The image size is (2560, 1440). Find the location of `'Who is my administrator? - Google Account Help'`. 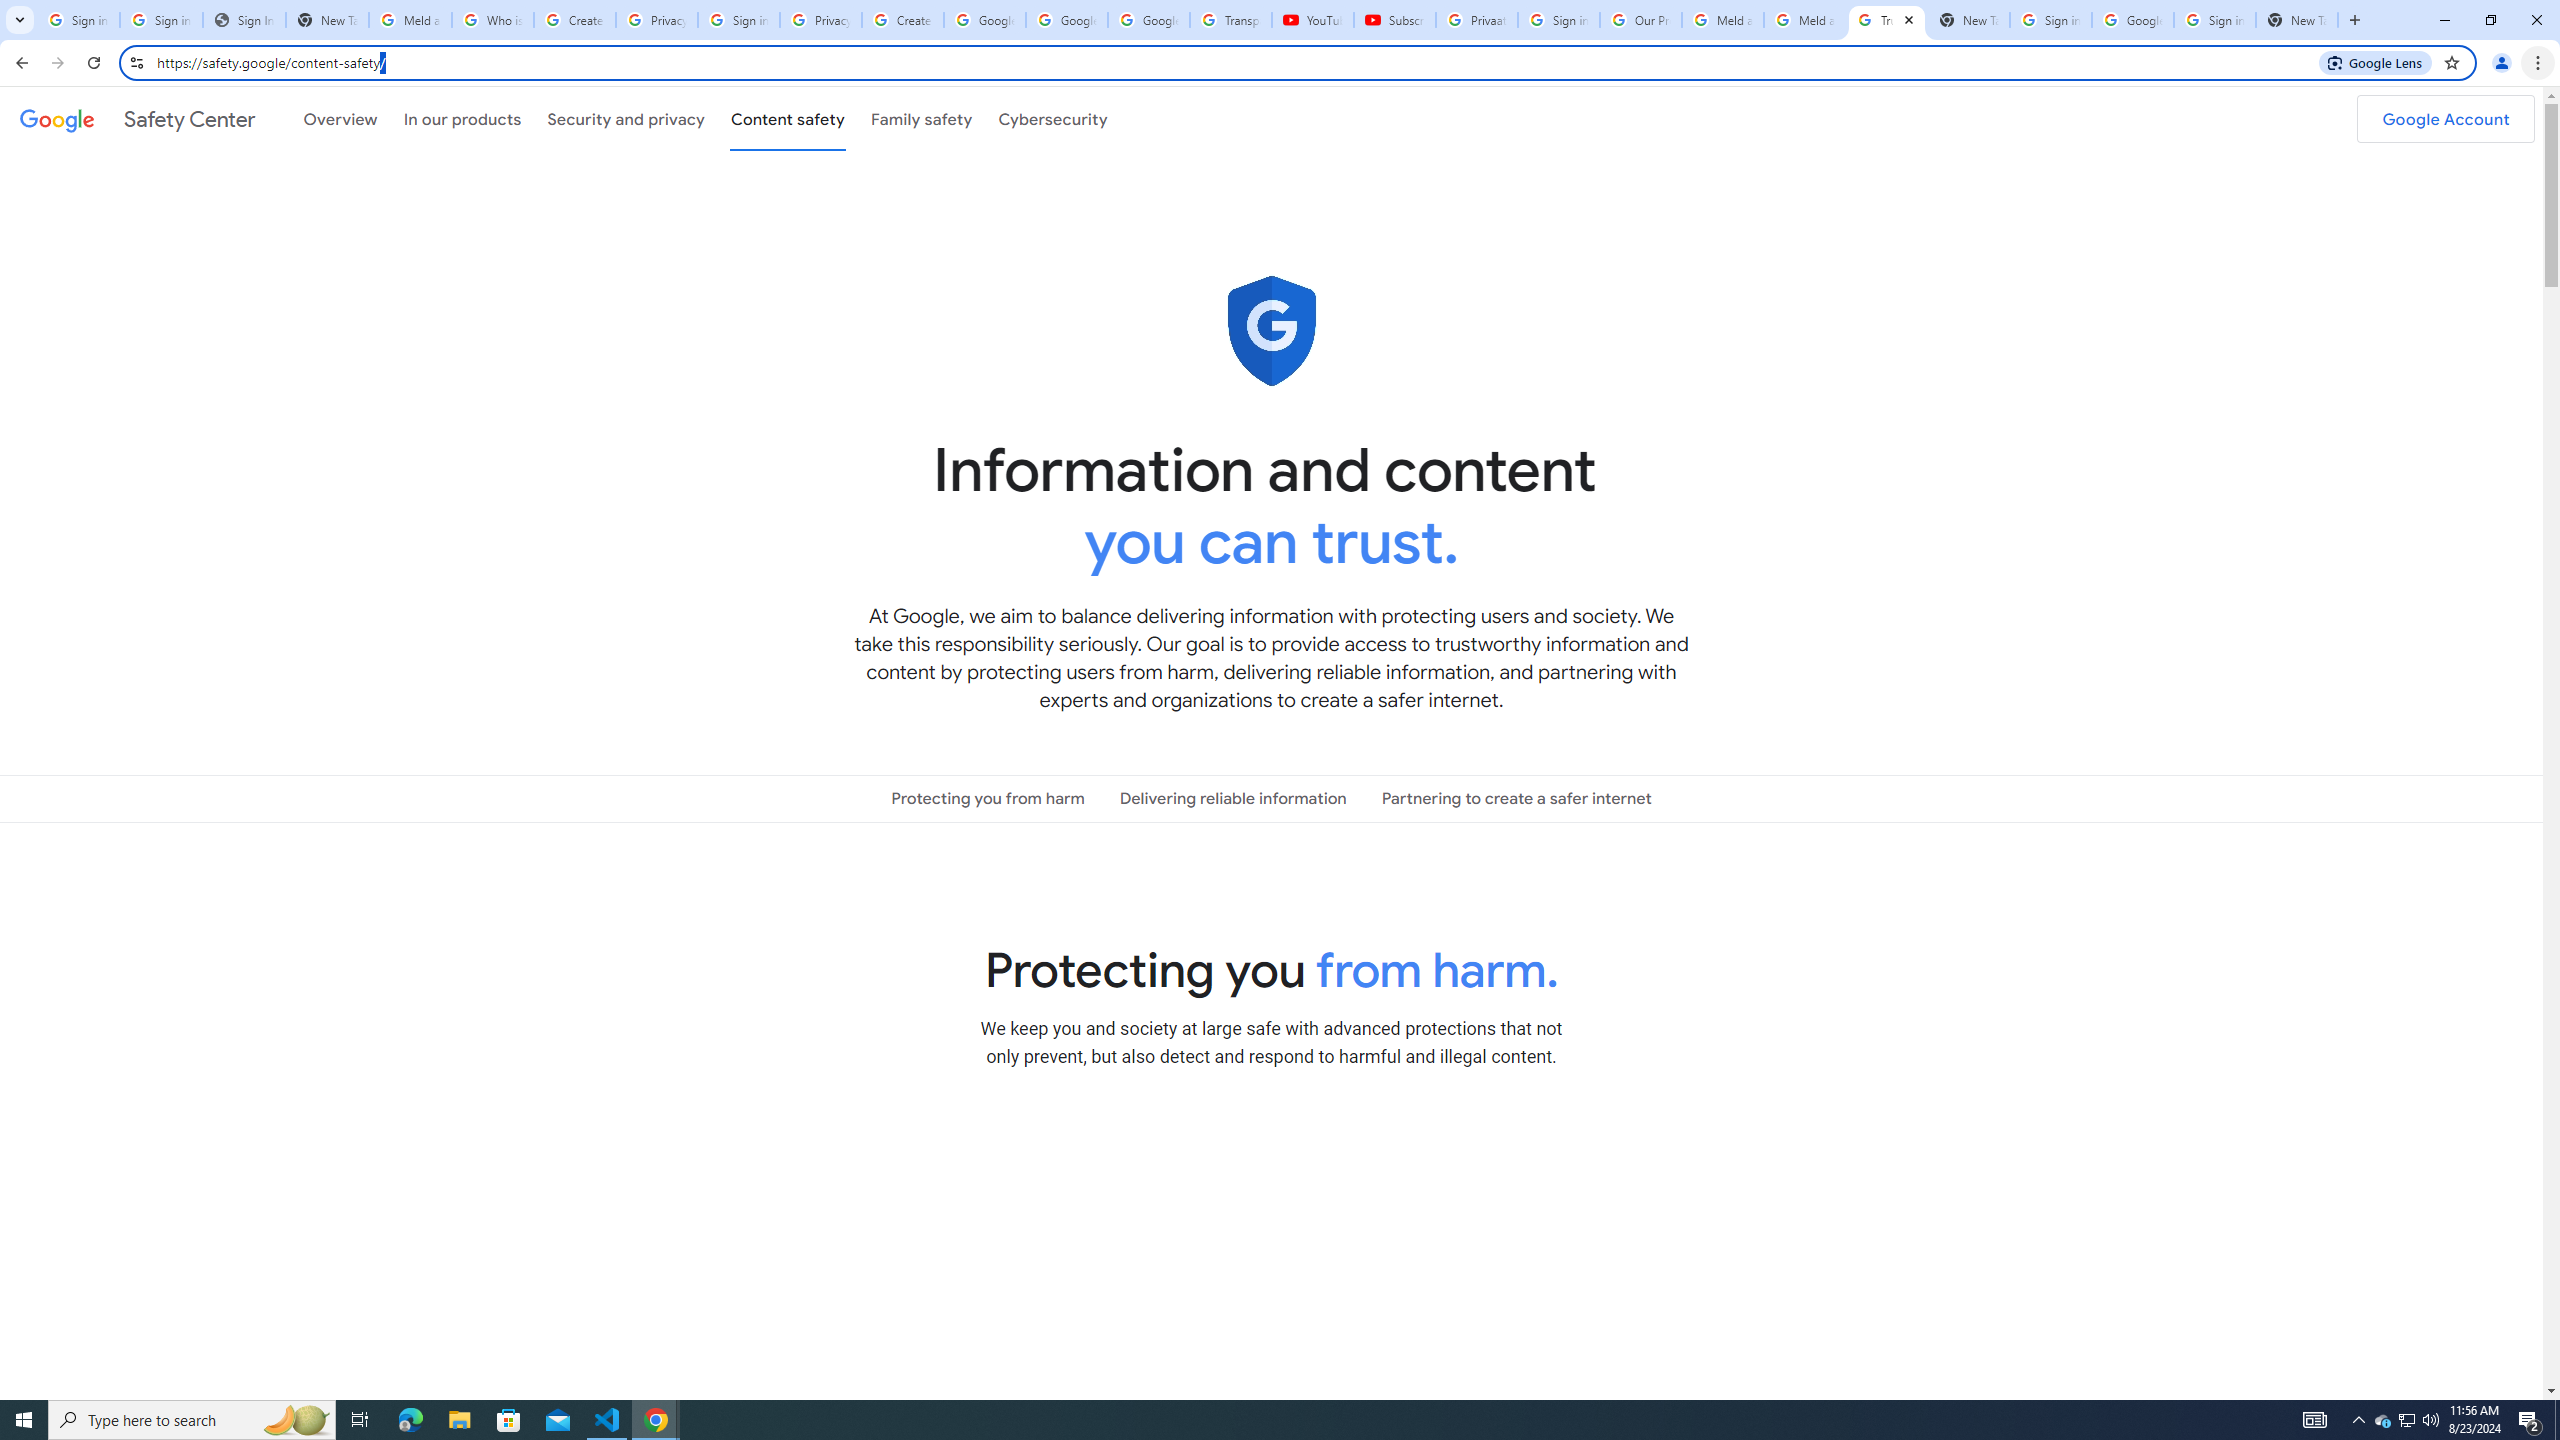

'Who is my administrator? - Google Account Help' is located at coordinates (492, 19).